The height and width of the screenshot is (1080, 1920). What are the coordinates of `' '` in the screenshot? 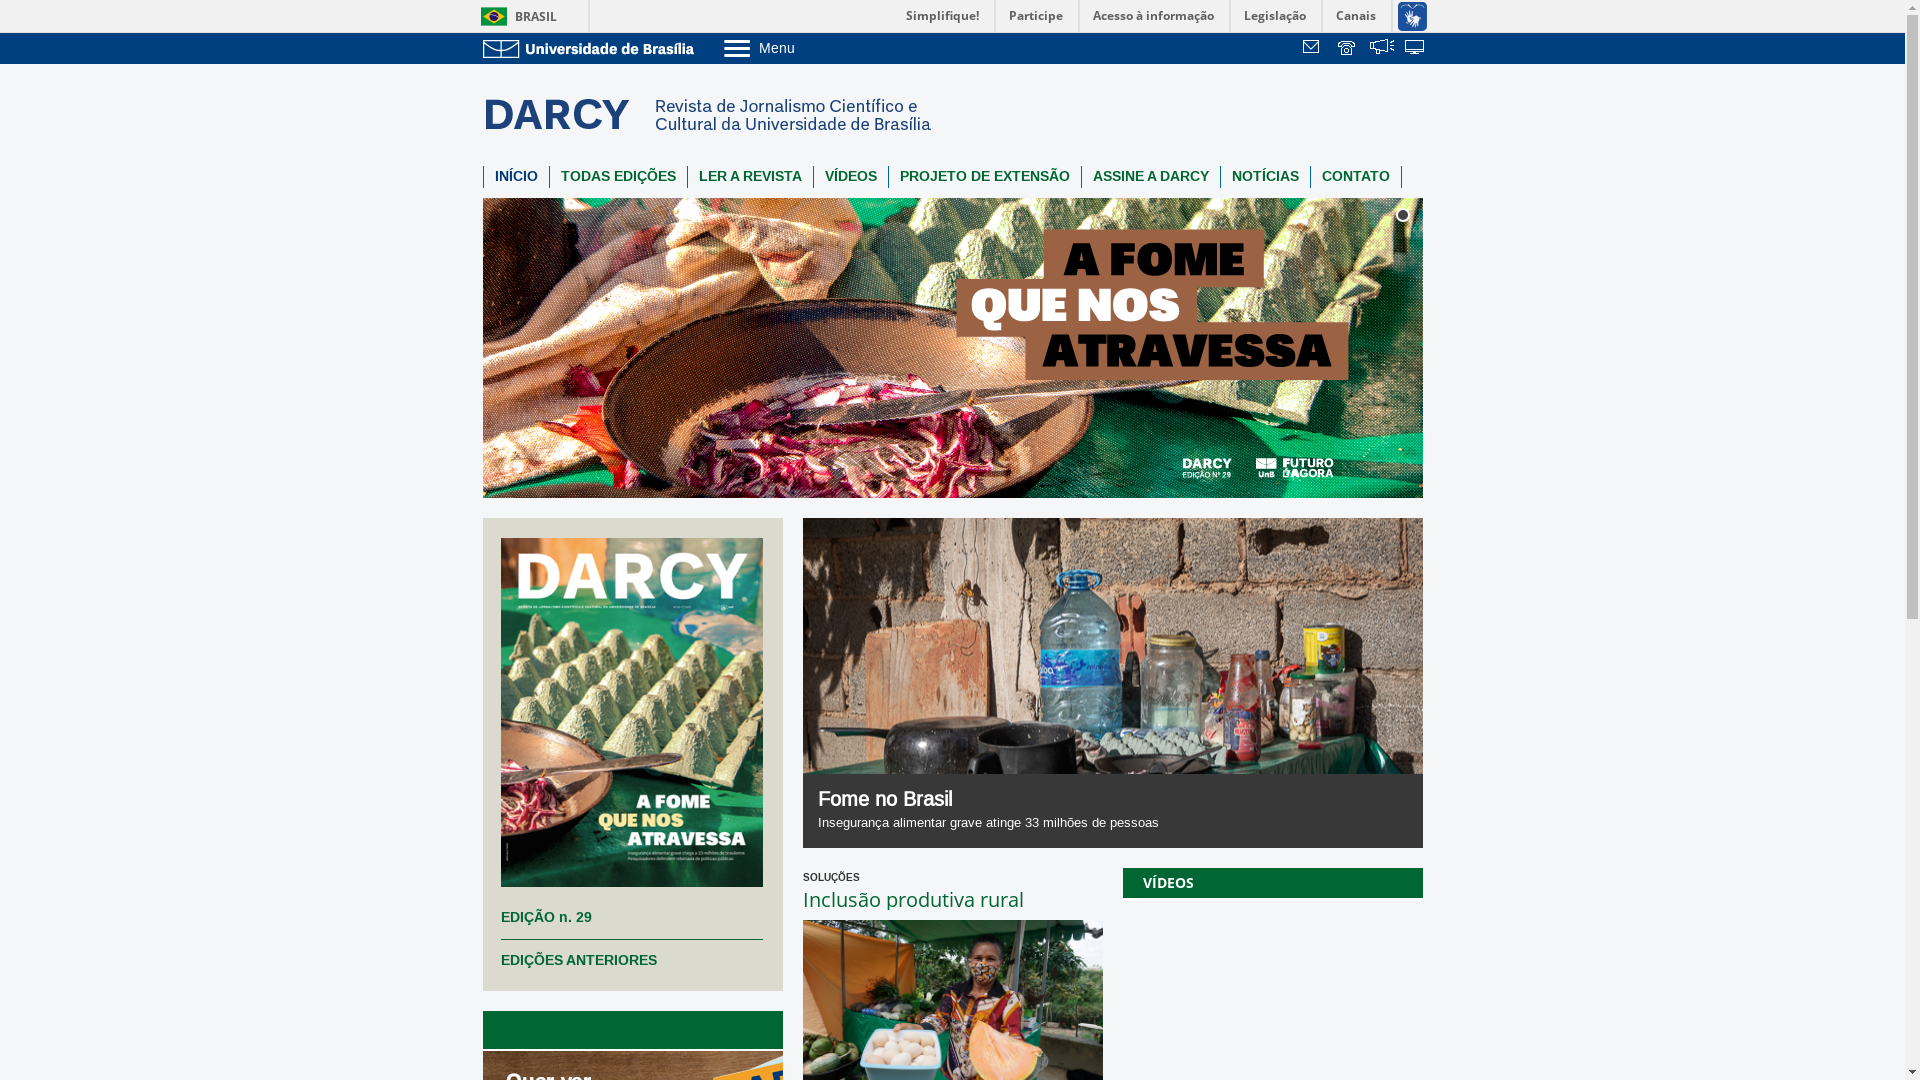 It's located at (1348, 48).